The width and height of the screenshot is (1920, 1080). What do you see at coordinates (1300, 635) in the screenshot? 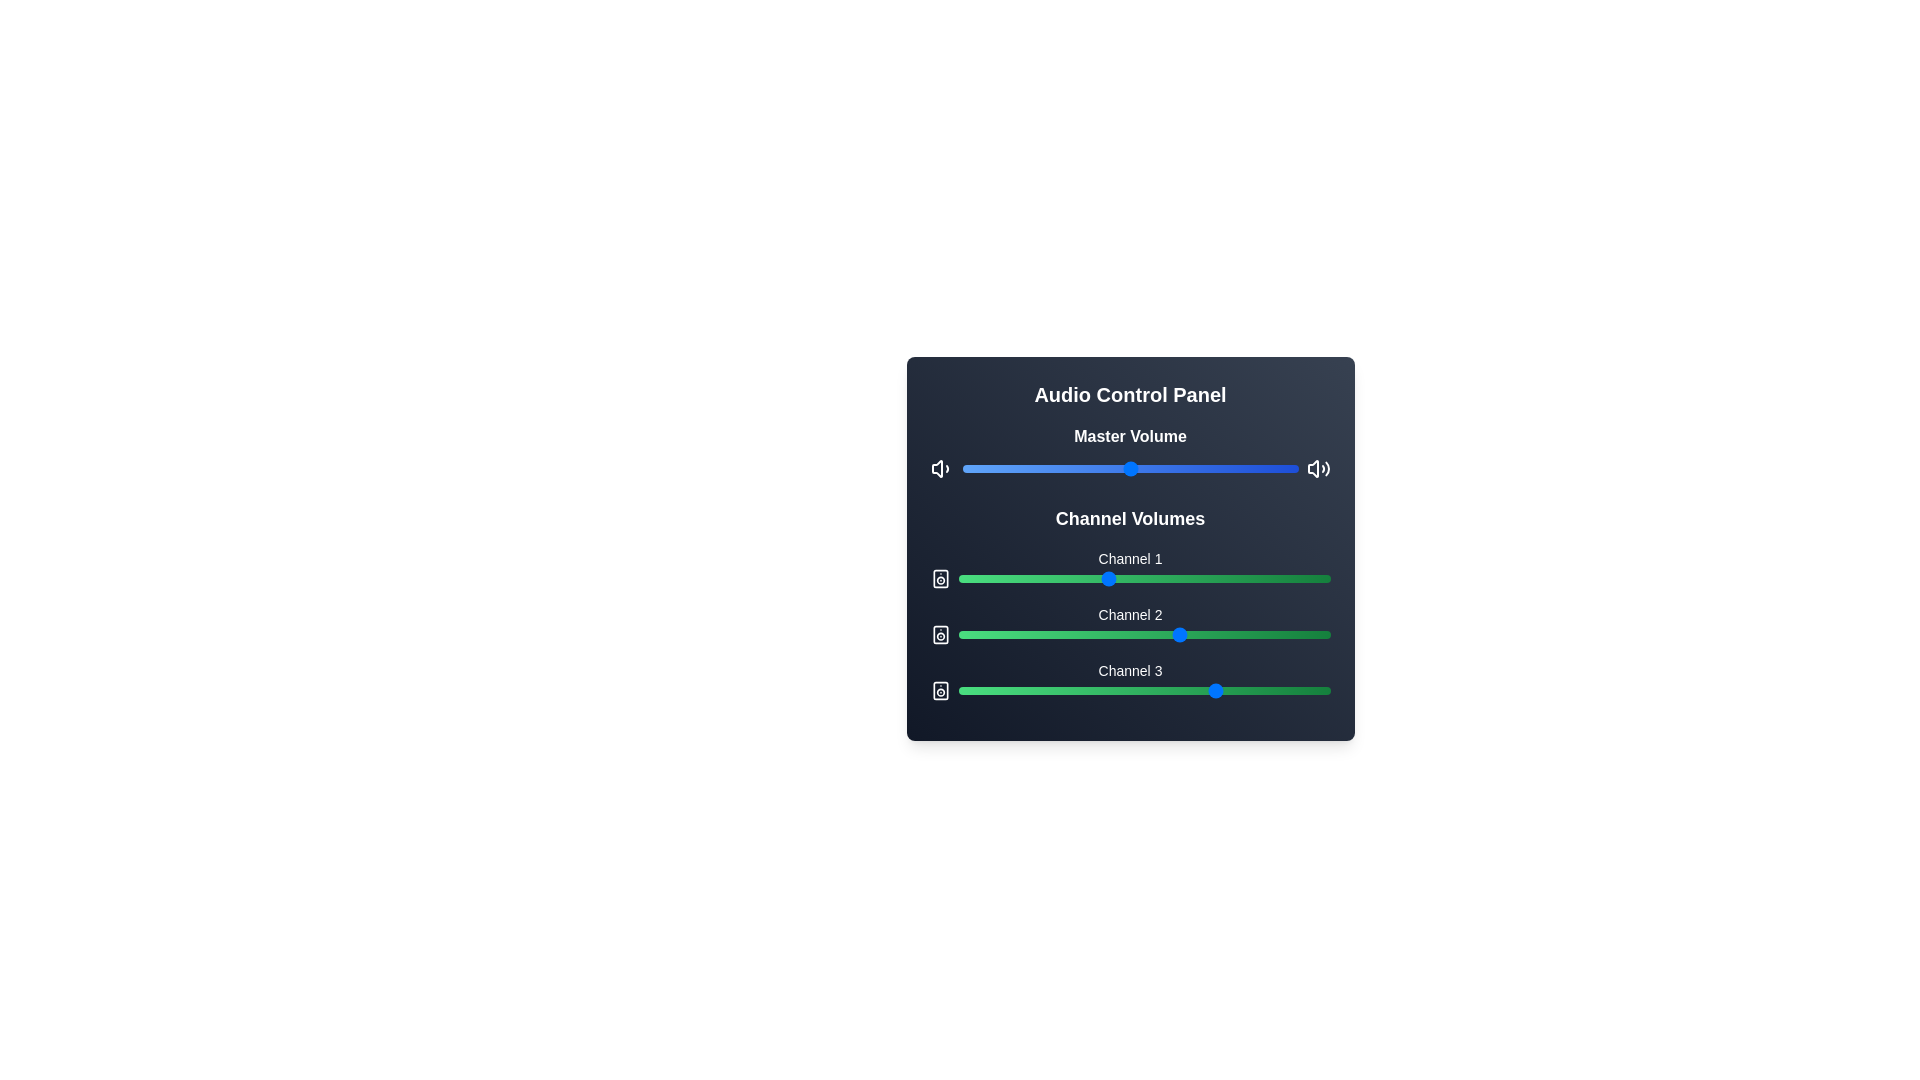
I see `the slider value` at bounding box center [1300, 635].